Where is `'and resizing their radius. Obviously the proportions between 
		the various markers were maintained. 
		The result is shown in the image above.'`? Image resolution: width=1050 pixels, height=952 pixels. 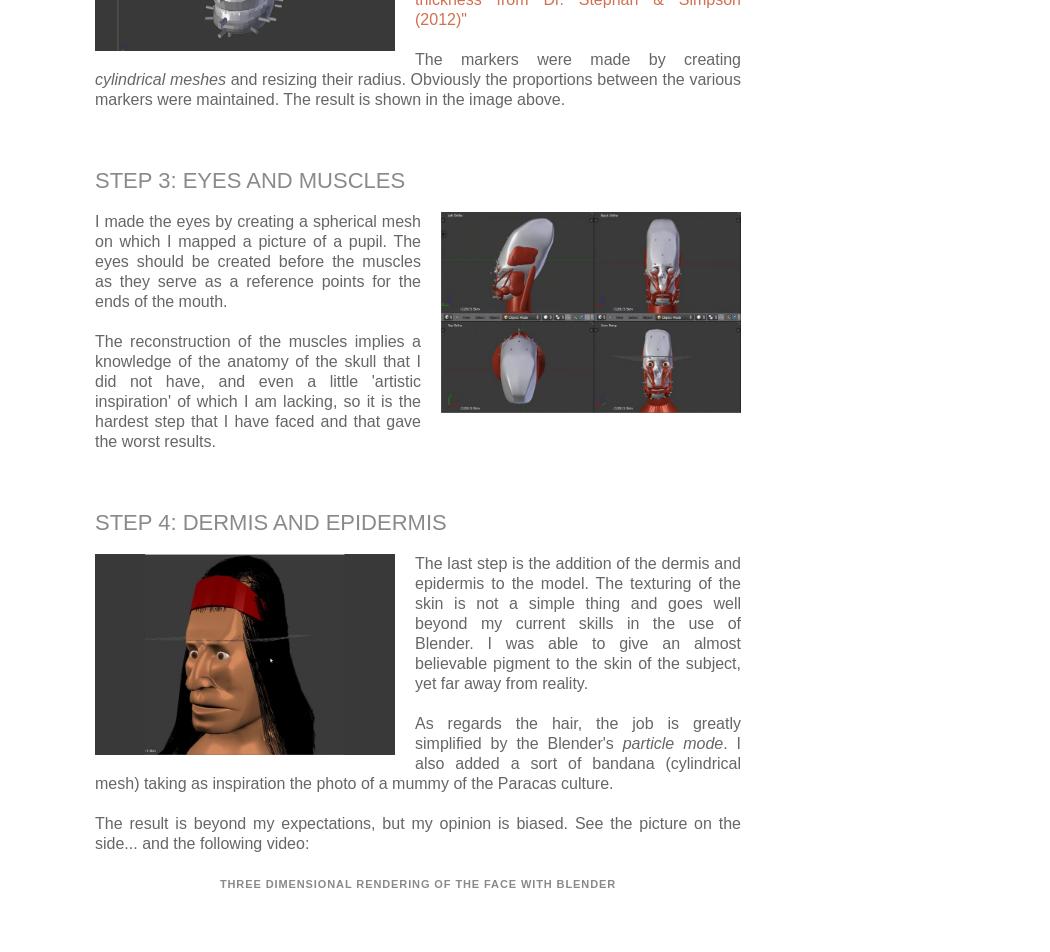
'and resizing their radius. Obviously the proportions between 
		the various markers were maintained. 
		The result is shown in the image above.' is located at coordinates (95, 88).